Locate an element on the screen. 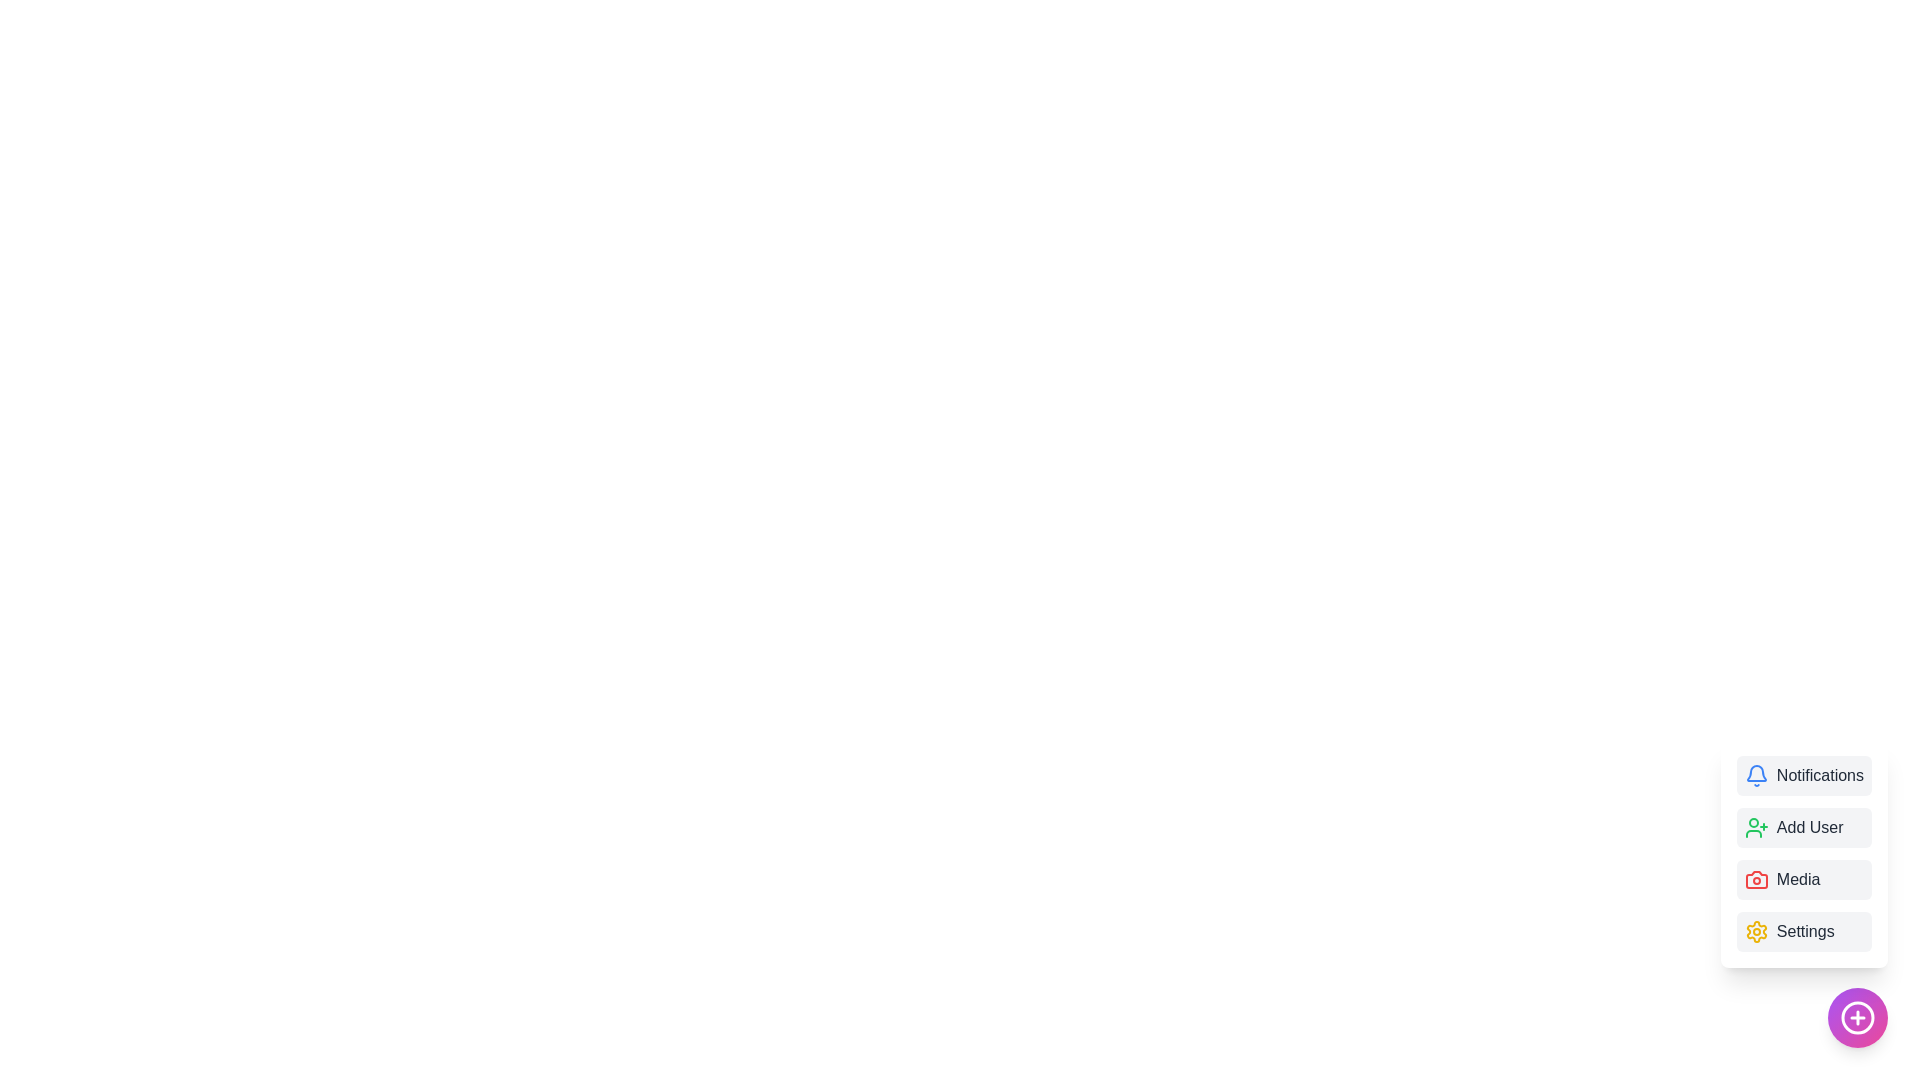 This screenshot has height=1080, width=1920. the 'Notifications' menu item is located at coordinates (1804, 774).